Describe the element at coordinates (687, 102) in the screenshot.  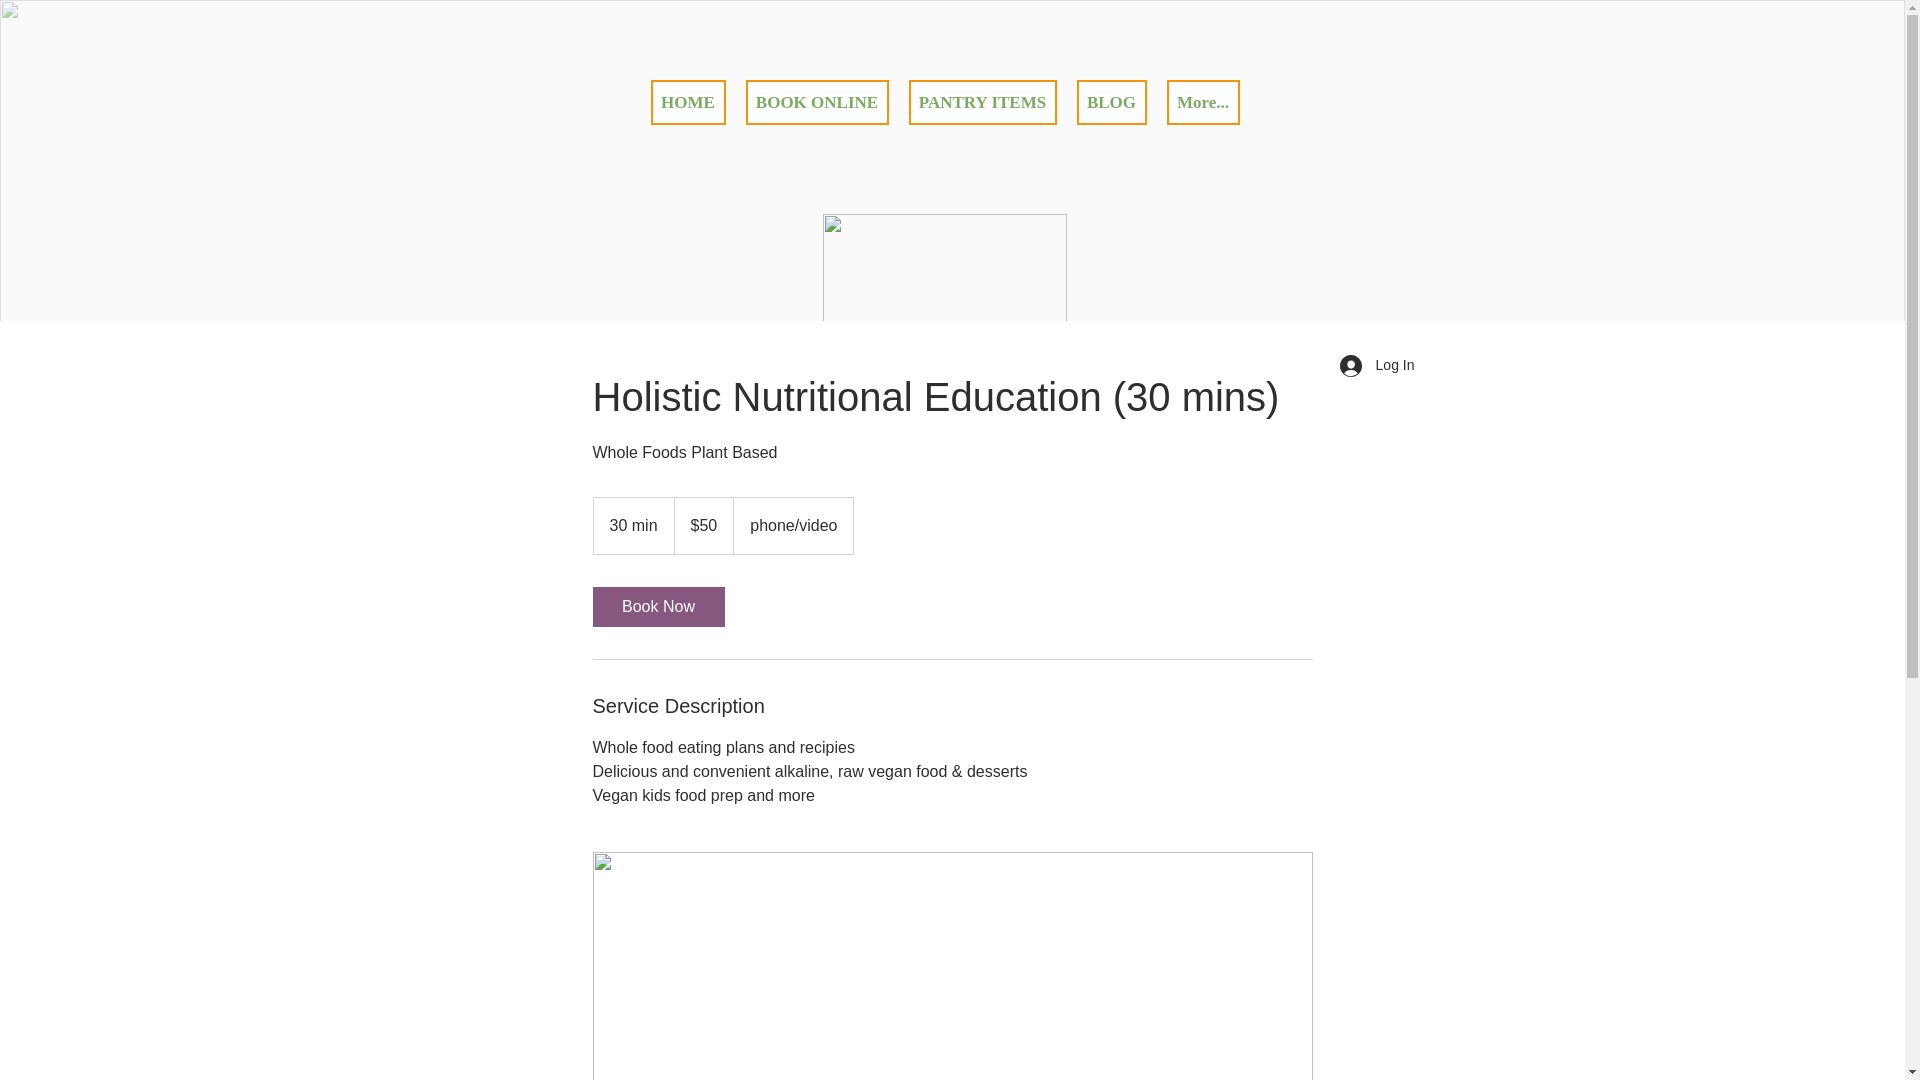
I see `'HOME'` at that location.